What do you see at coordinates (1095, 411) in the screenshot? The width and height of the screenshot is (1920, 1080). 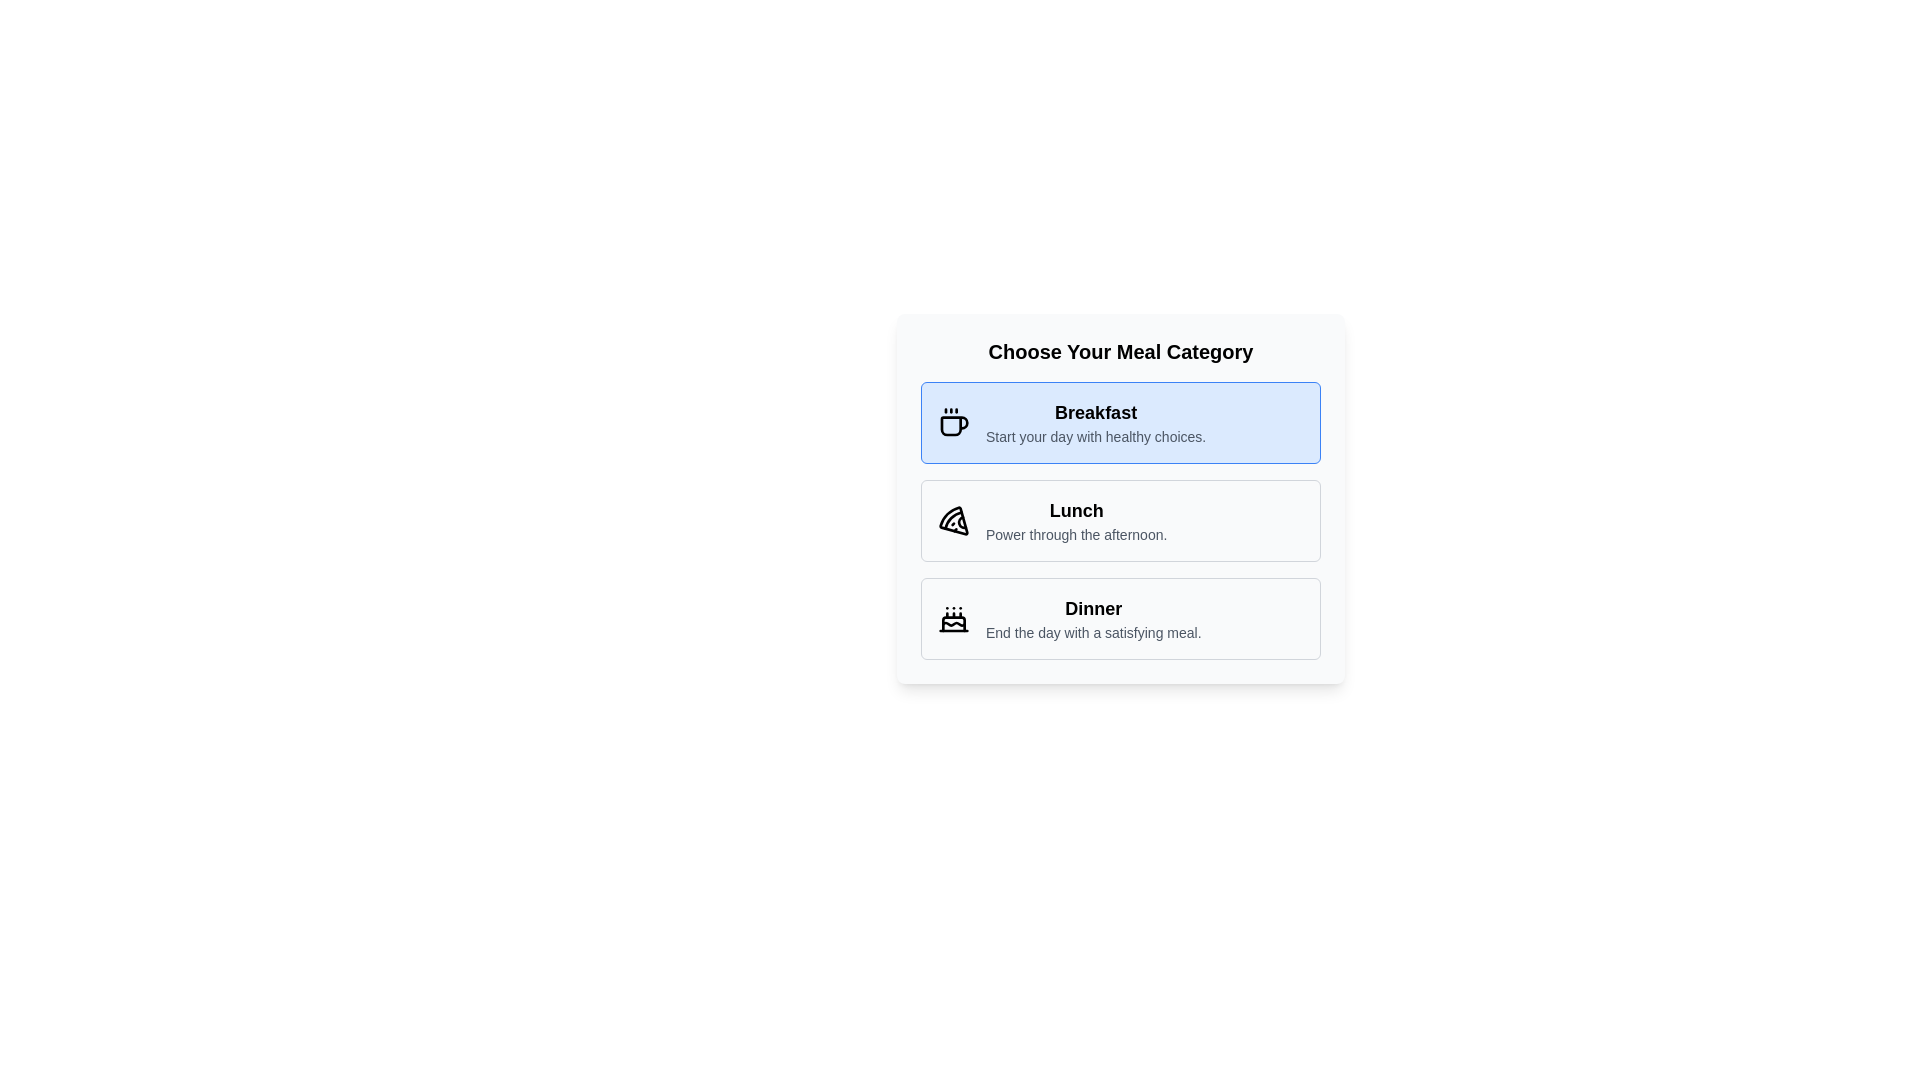 I see `the 'Breakfast' text label, which serves as a header for the meal category options, located at the top of the meal categories section` at bounding box center [1095, 411].